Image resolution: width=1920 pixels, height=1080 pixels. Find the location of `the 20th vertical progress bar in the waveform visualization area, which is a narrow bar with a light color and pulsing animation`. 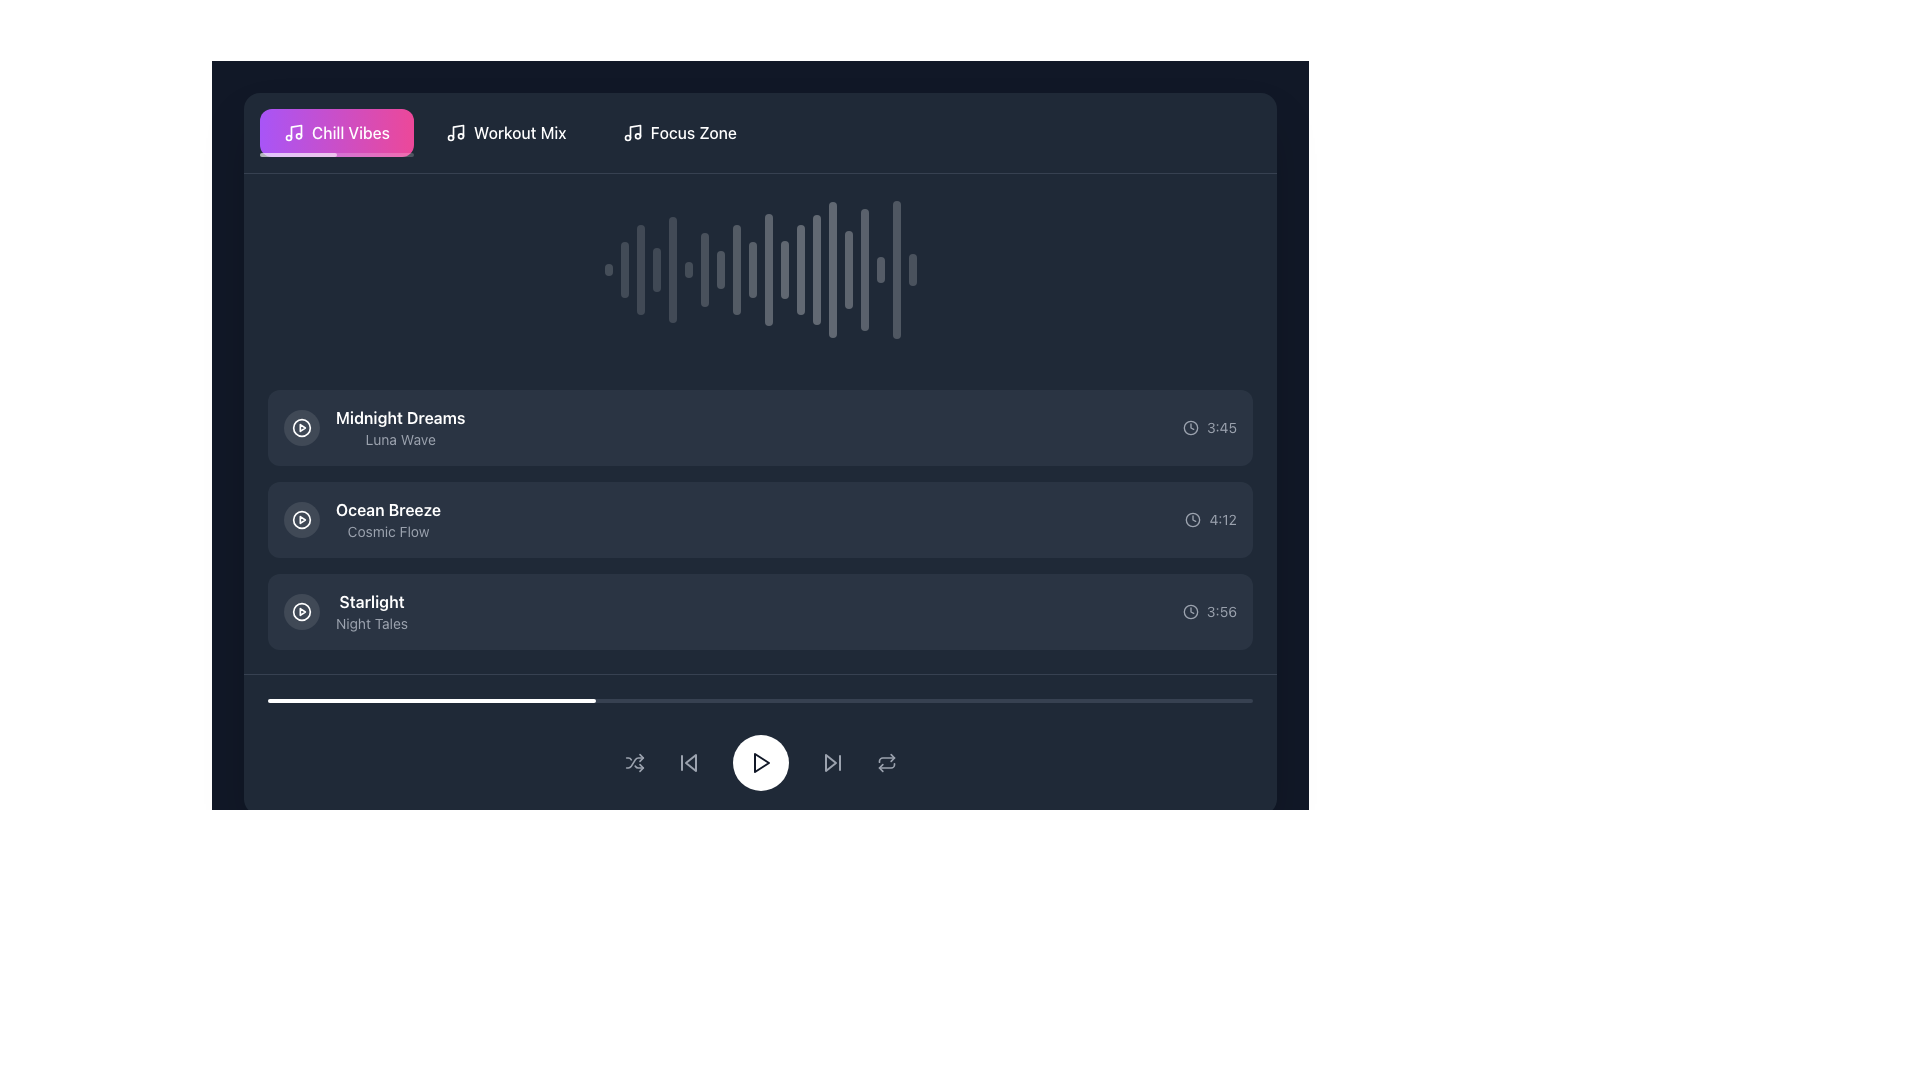

the 20th vertical progress bar in the waveform visualization area, which is a narrow bar with a light color and pulsing animation is located at coordinates (895, 270).